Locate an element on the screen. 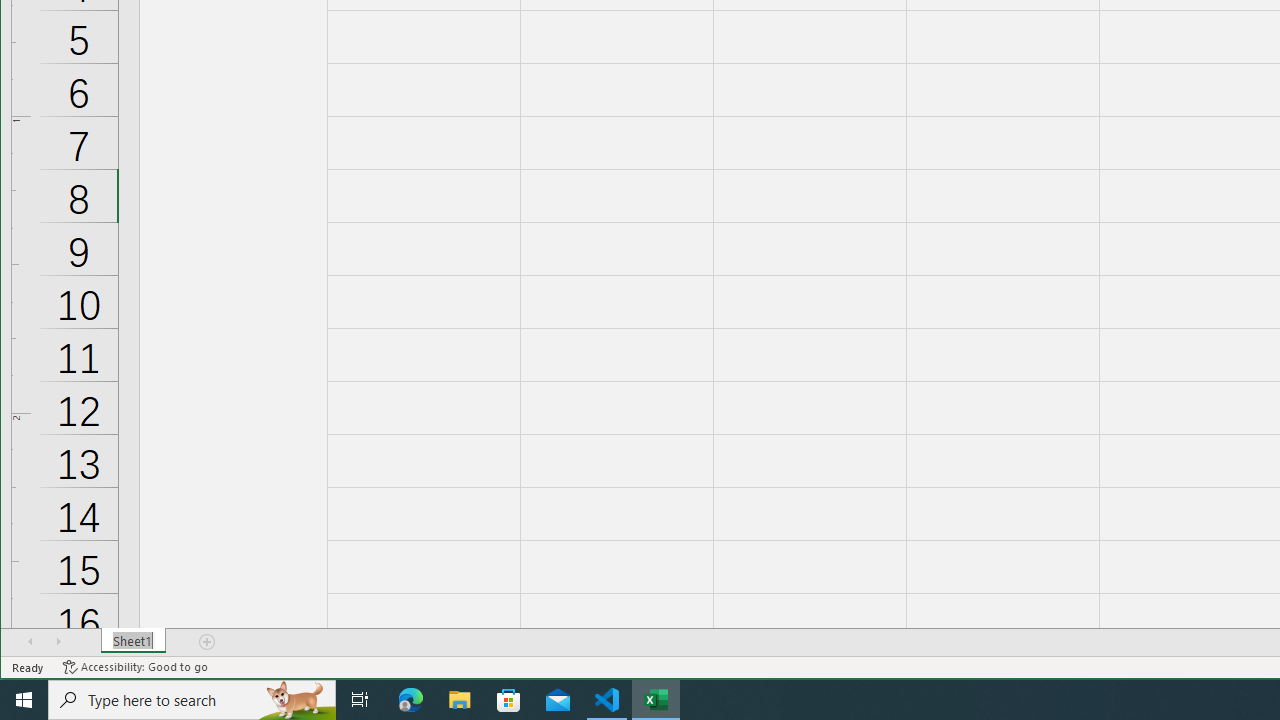 This screenshot has height=720, width=1280. 'Sheet Tab' is located at coordinates (132, 641).